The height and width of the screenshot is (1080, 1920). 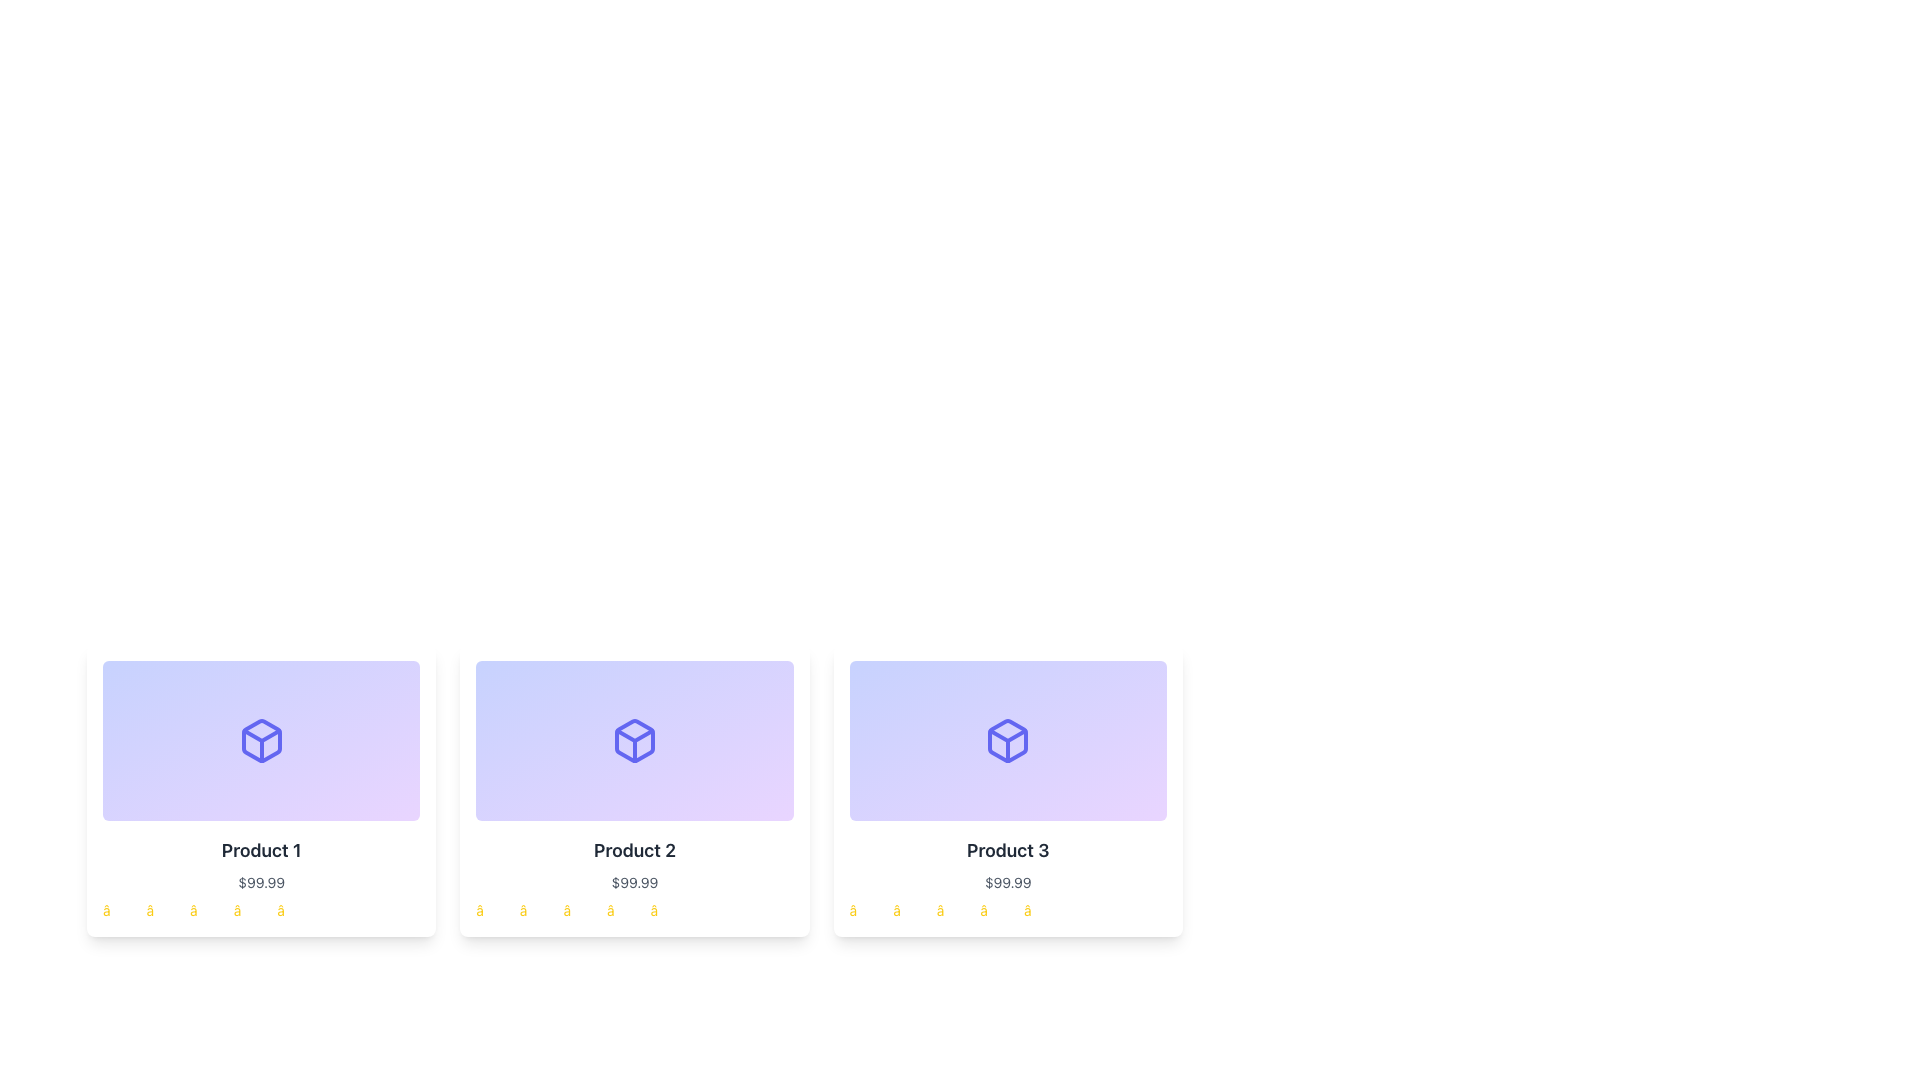 I want to click on the visual placeholder or thumbnail associated with the 'Product 3' card, which is located at the top of the card under a rounded rectangle, so click(x=1008, y=740).